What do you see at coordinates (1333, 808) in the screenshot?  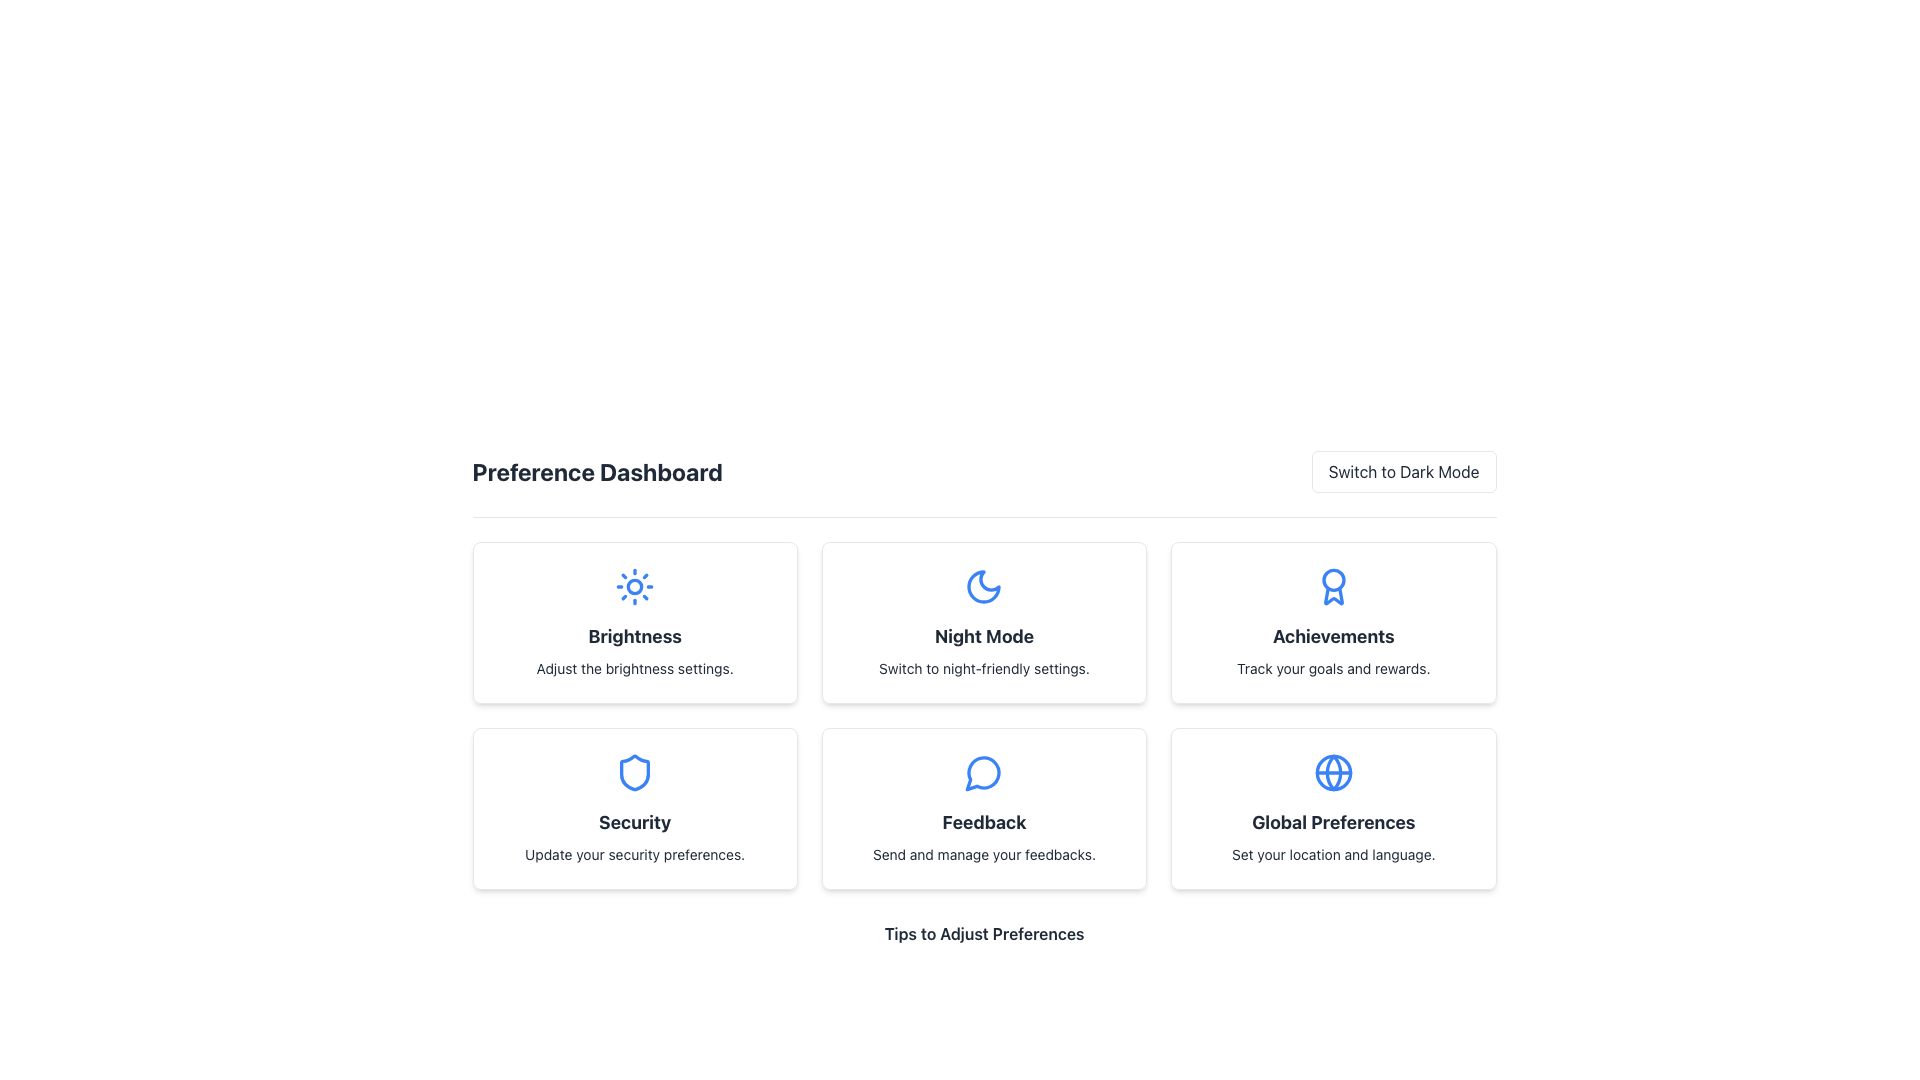 I see `the 'Global Preferences' card, which is the last card in a grid layout` at bounding box center [1333, 808].